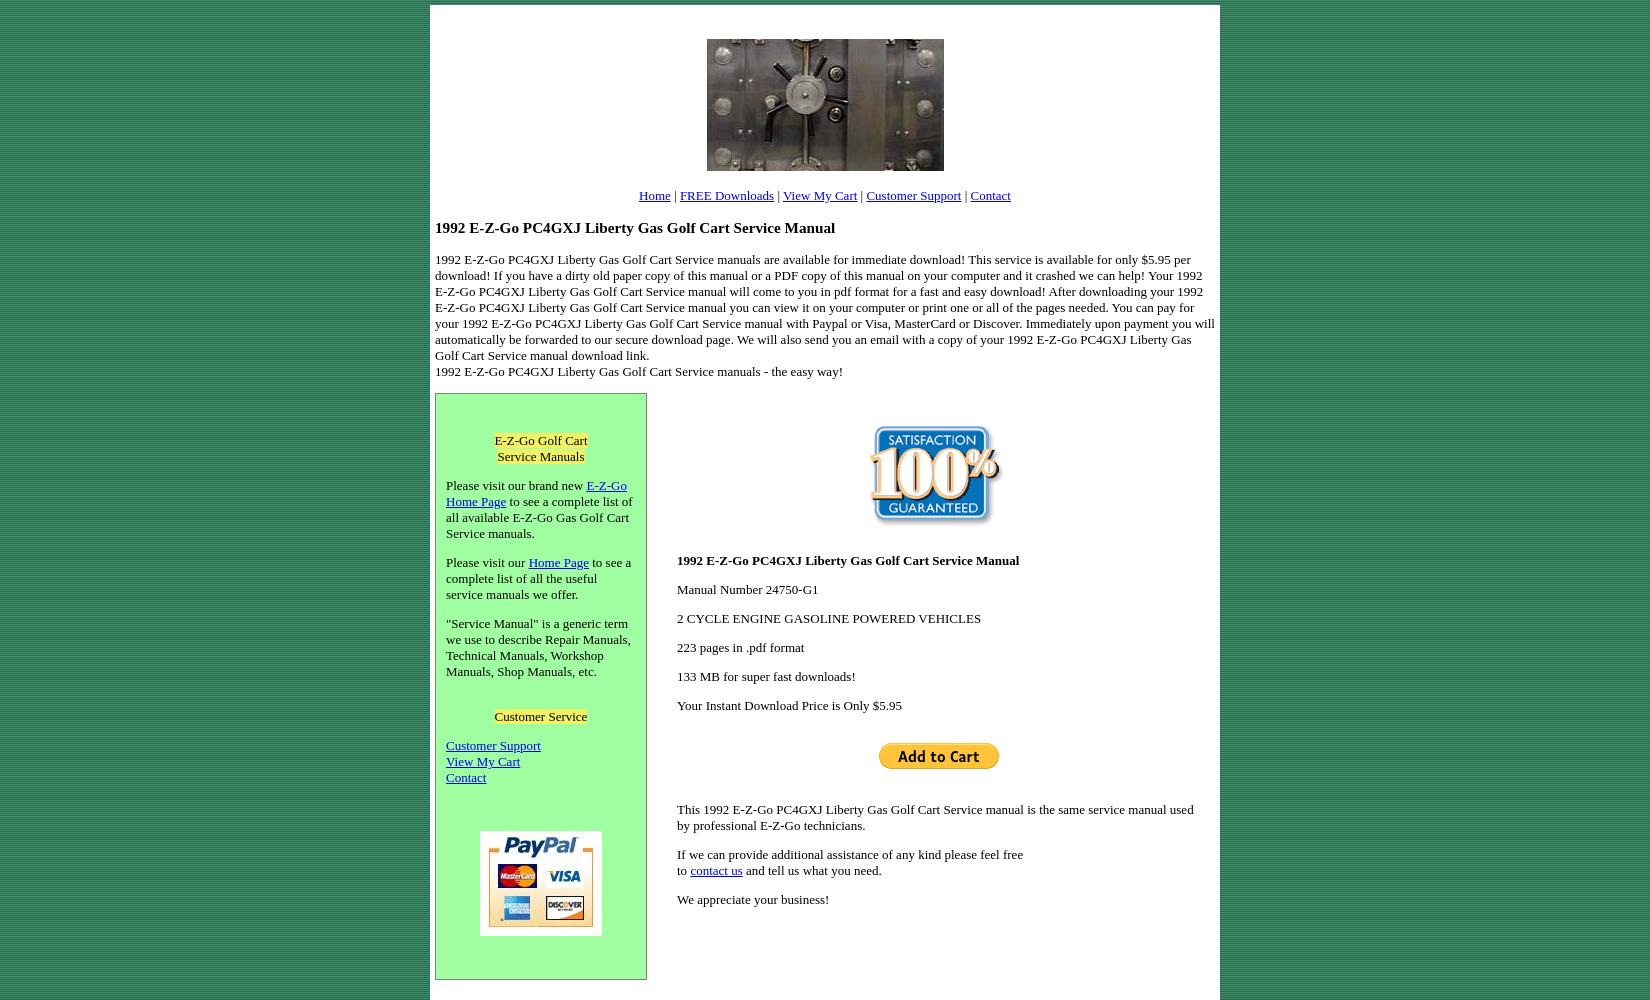 The image size is (1650, 1000). Describe the element at coordinates (653, 194) in the screenshot. I see `'Home'` at that location.